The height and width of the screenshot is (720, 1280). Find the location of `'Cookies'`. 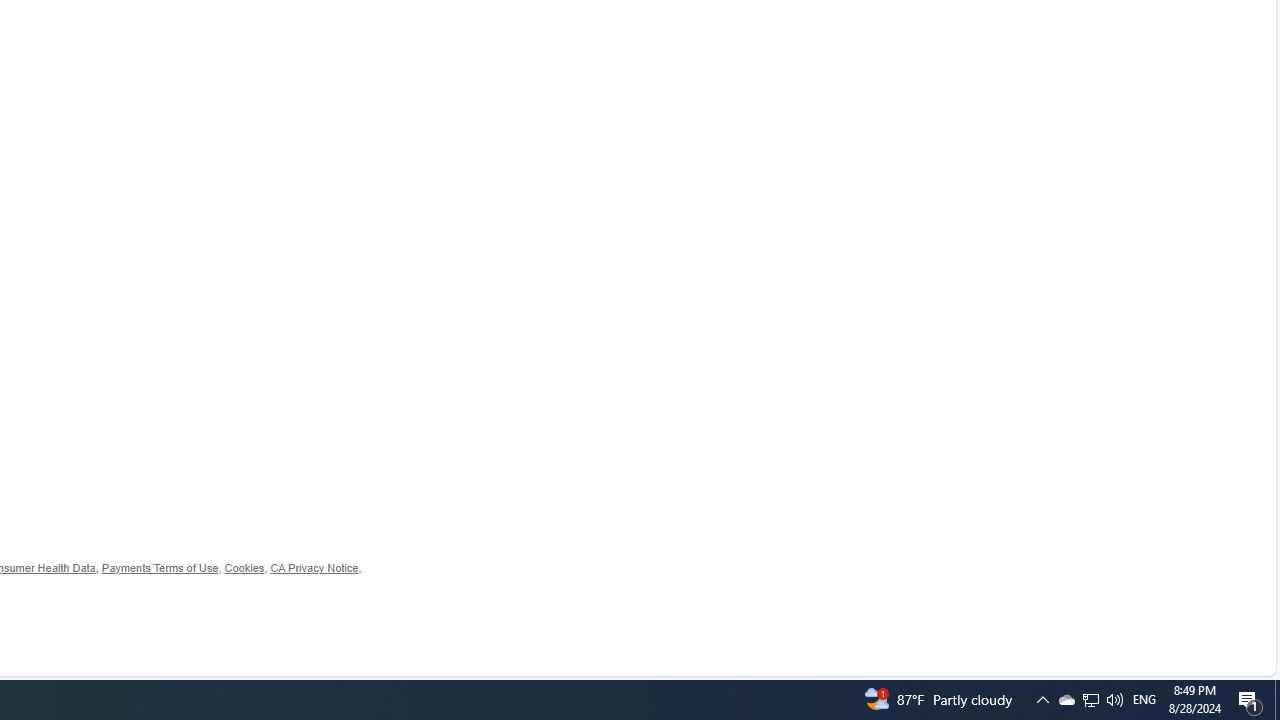

'Cookies' is located at coordinates (243, 568).